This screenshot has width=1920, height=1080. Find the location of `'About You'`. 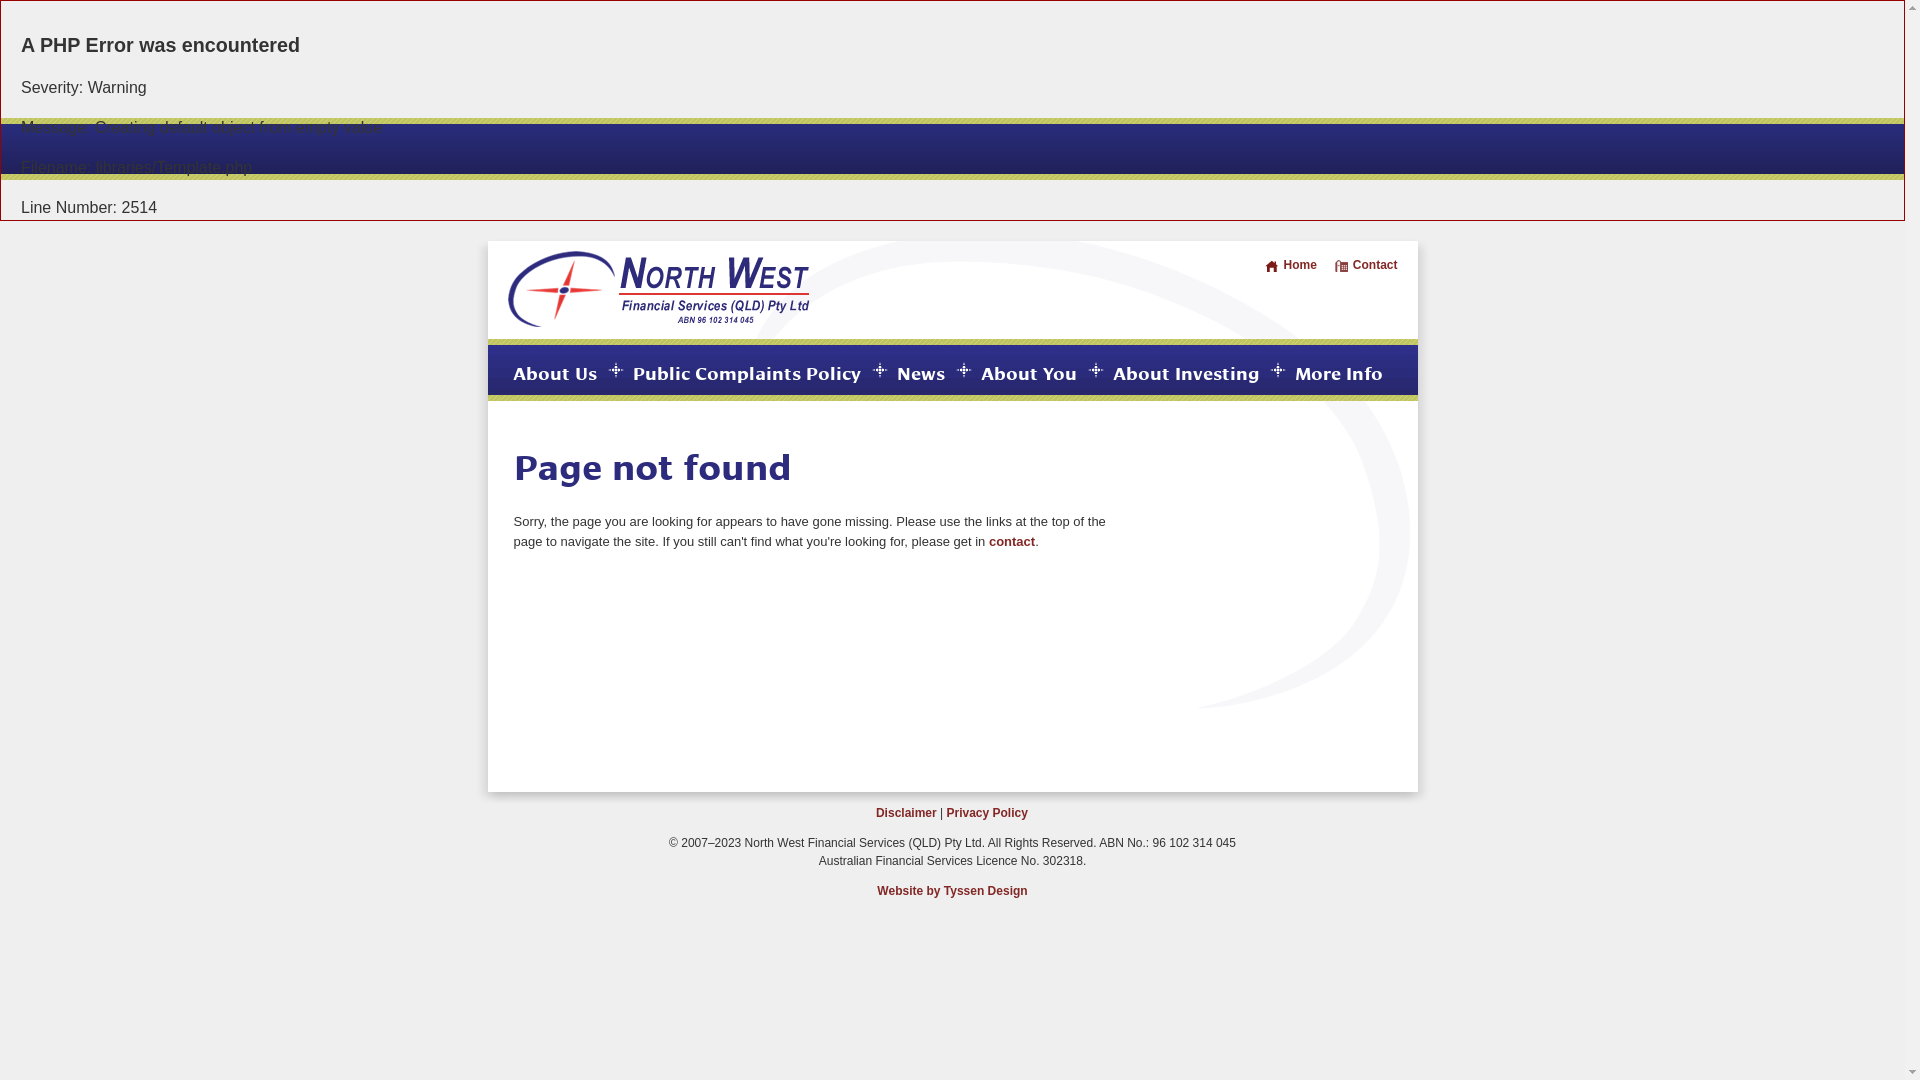

'About You' is located at coordinates (979, 371).